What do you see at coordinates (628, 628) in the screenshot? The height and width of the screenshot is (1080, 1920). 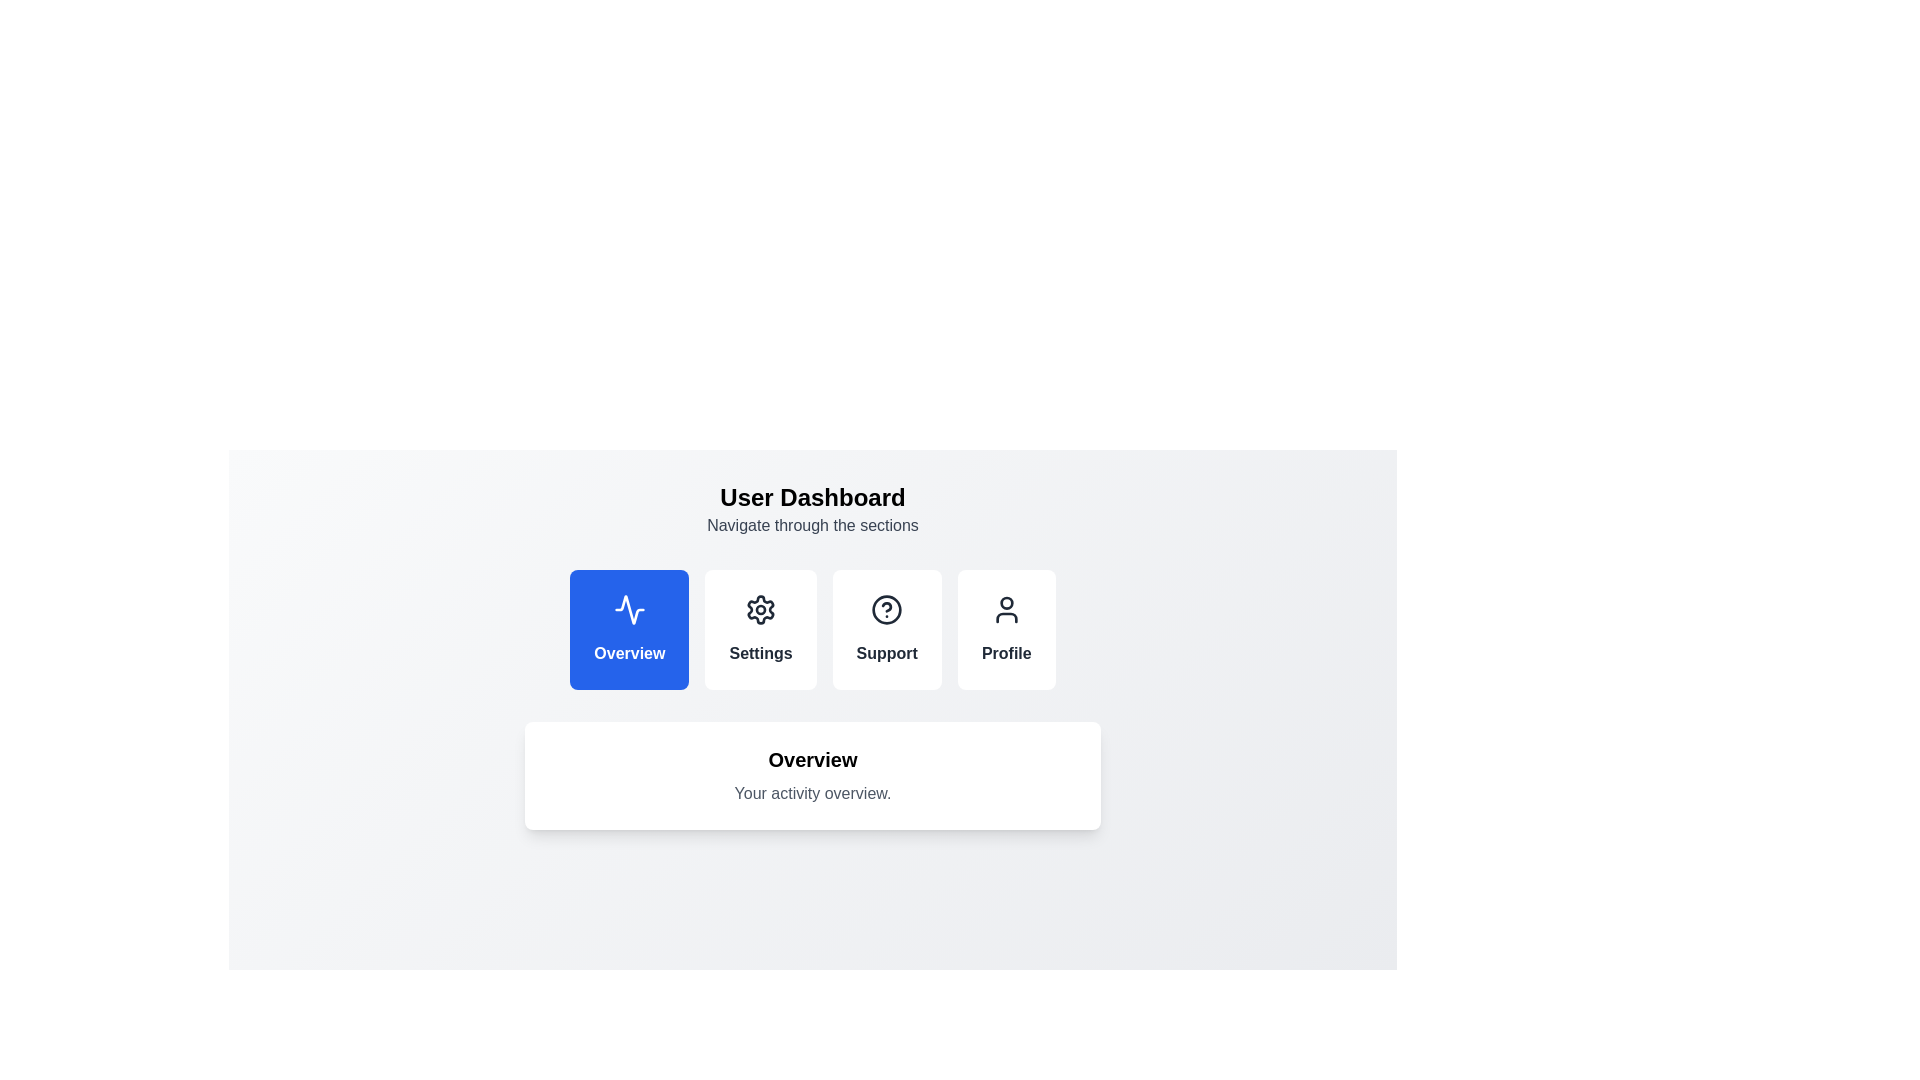 I see `the navigation button labeled 'Overview' located beneath the 'User Dashboard' heading` at bounding box center [628, 628].